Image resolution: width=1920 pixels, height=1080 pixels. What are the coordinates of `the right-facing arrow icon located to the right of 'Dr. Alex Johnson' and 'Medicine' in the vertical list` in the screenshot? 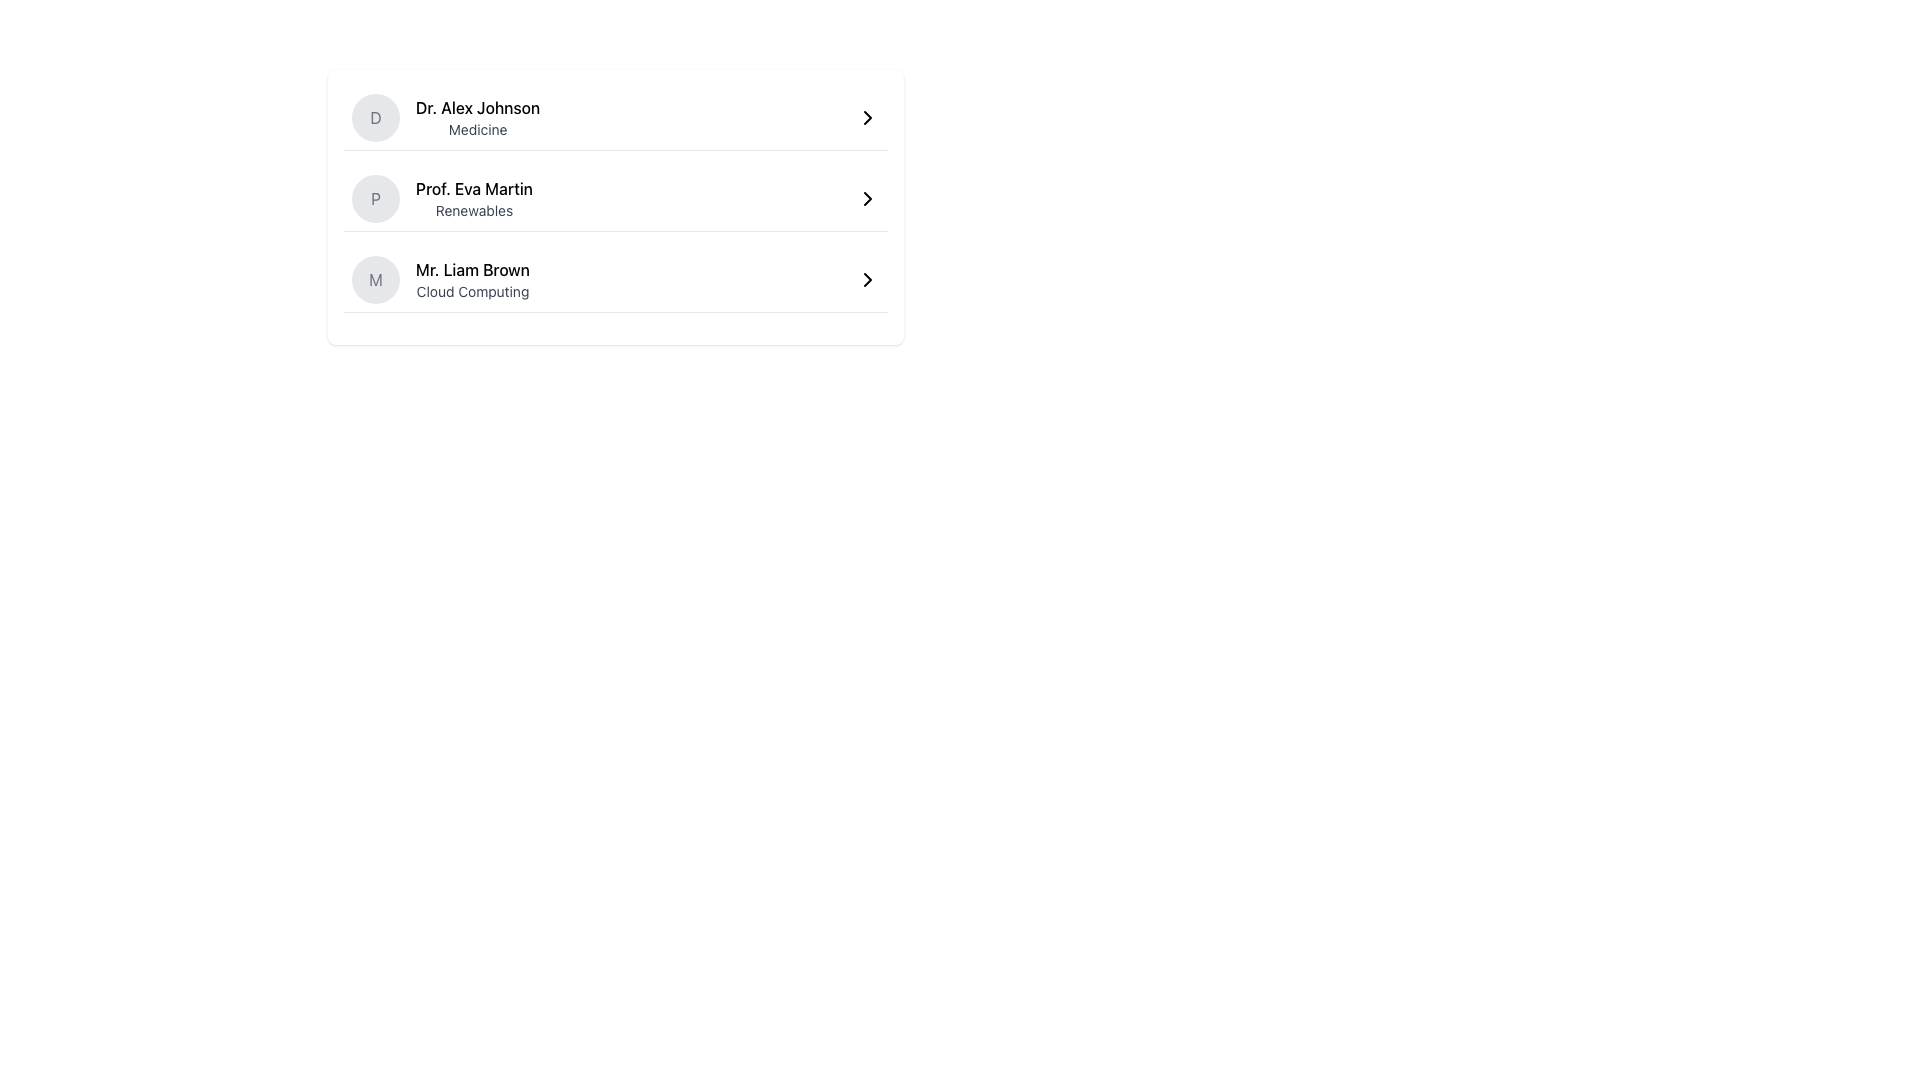 It's located at (868, 118).